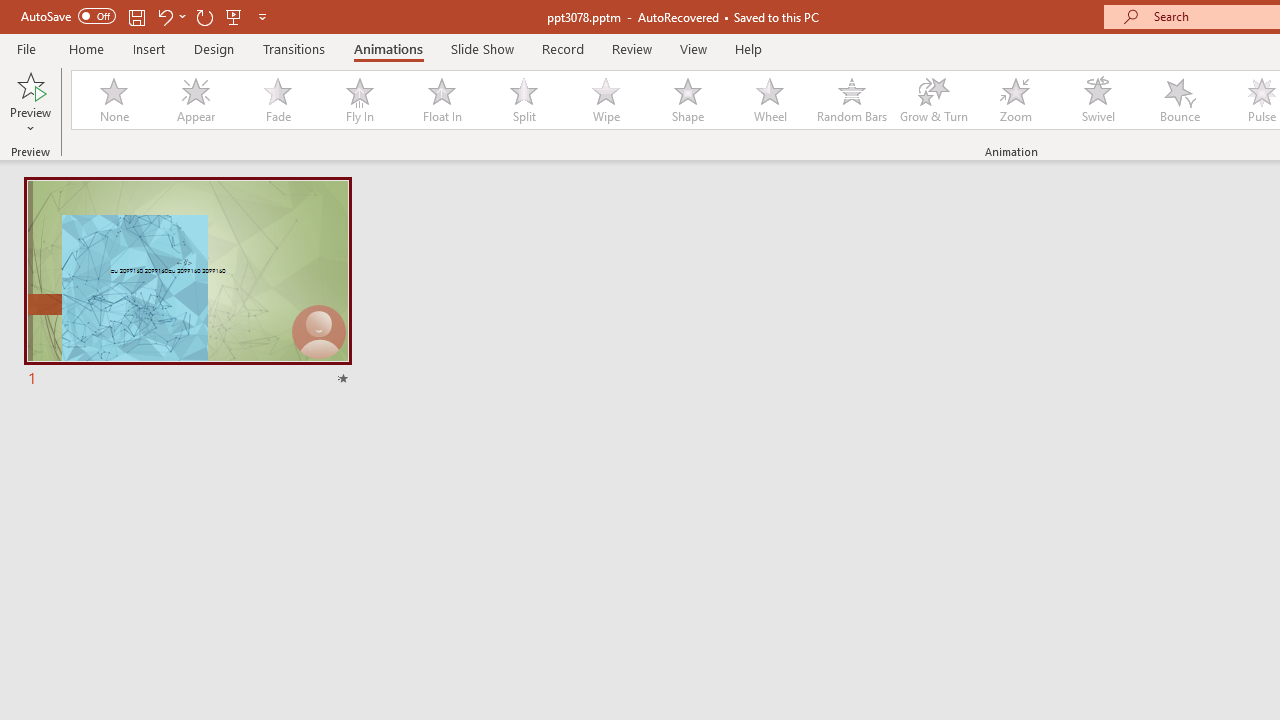 The height and width of the screenshot is (720, 1280). What do you see at coordinates (1180, 100) in the screenshot?
I see `'Bounce'` at bounding box center [1180, 100].